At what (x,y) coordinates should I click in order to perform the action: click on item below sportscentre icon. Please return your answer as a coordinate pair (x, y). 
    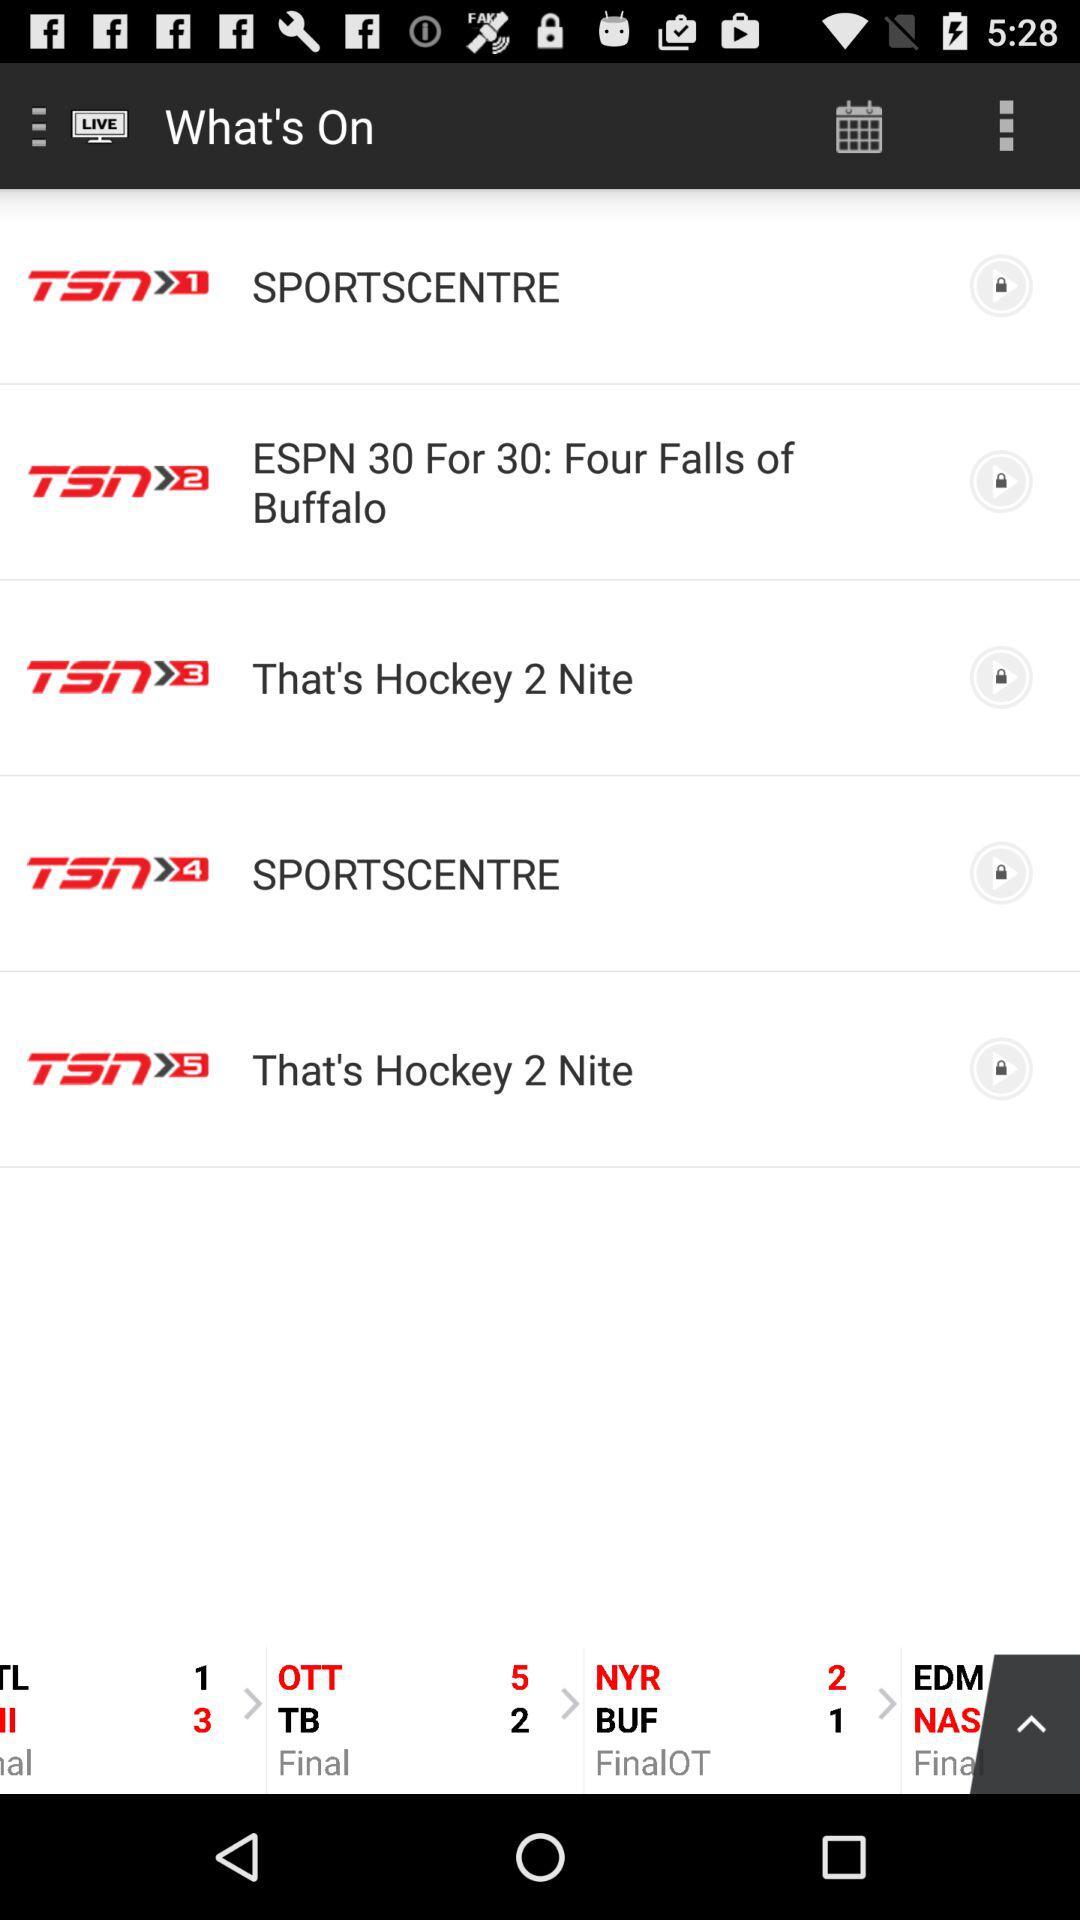
    Looking at the image, I should click on (592, 481).